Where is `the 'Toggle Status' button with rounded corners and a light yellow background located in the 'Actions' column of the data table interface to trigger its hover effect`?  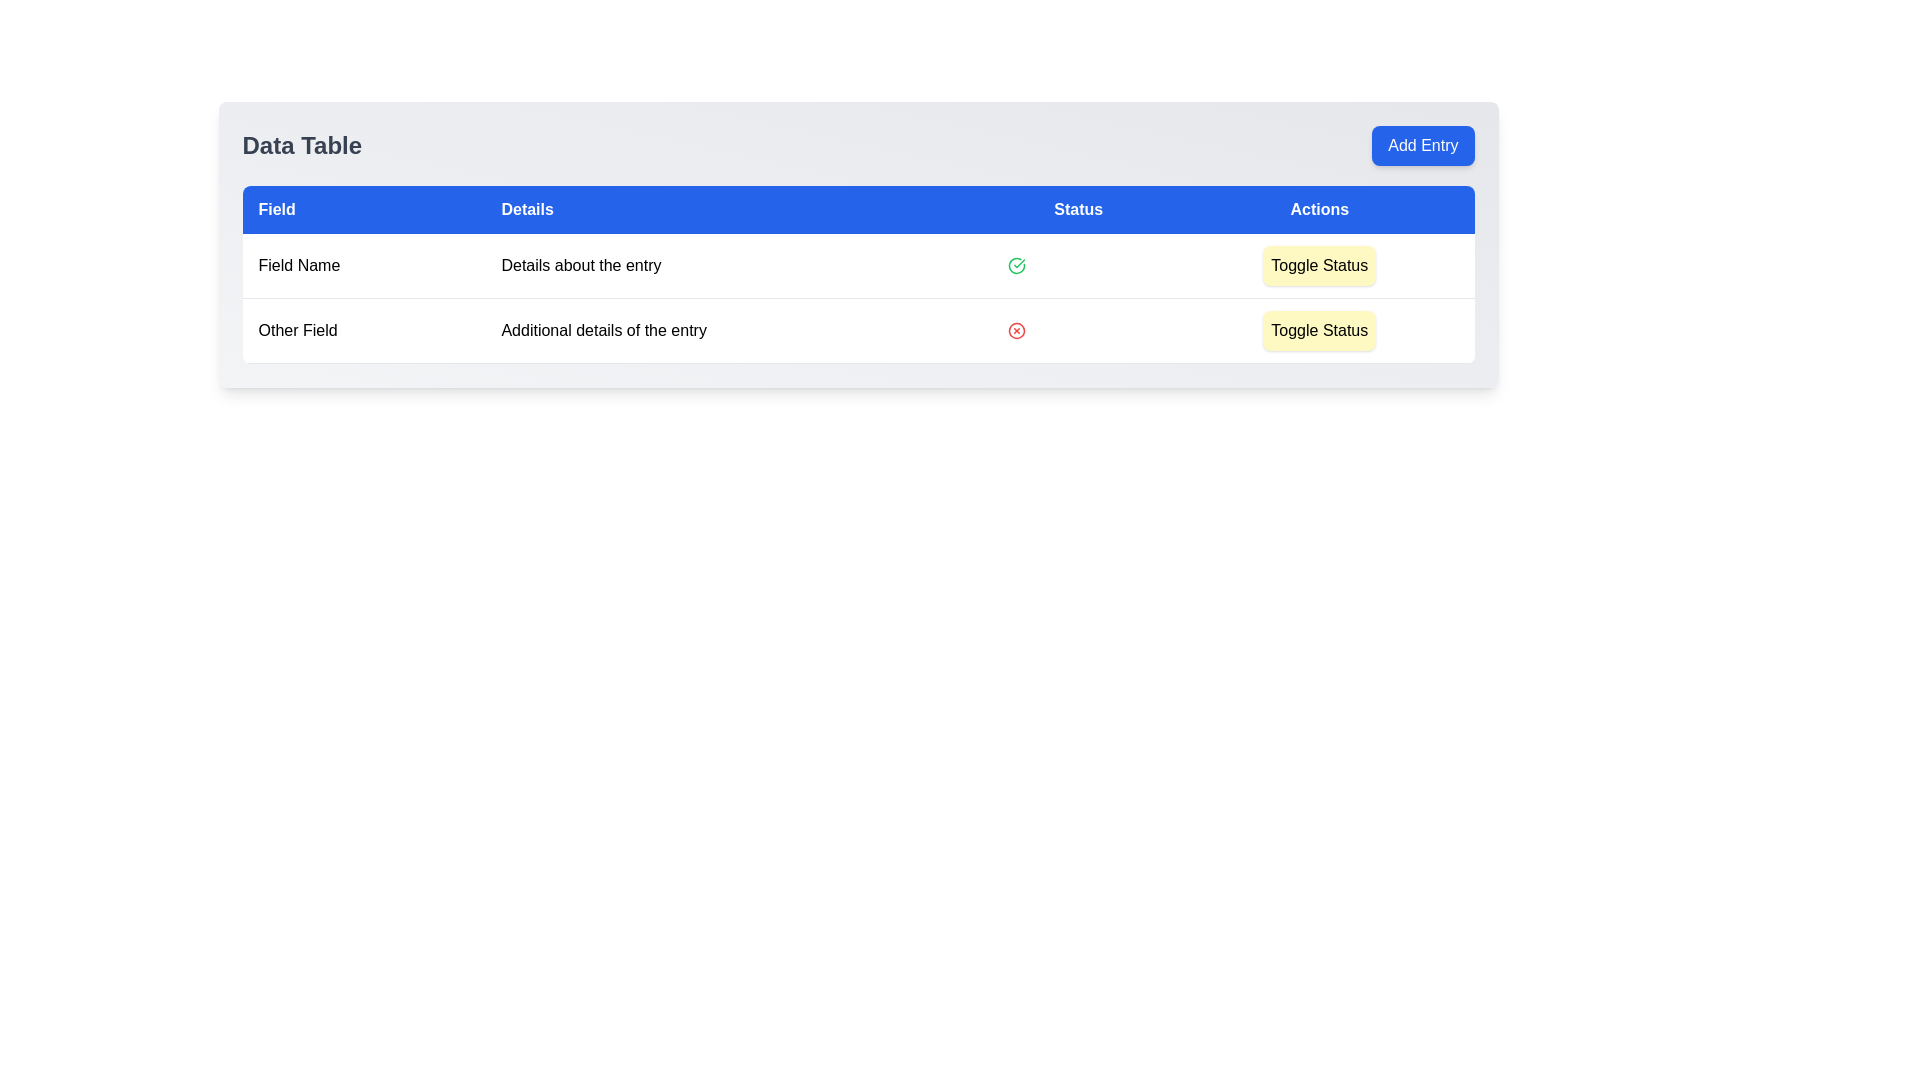 the 'Toggle Status' button with rounded corners and a light yellow background located in the 'Actions' column of the data table interface to trigger its hover effect is located at coordinates (1319, 330).